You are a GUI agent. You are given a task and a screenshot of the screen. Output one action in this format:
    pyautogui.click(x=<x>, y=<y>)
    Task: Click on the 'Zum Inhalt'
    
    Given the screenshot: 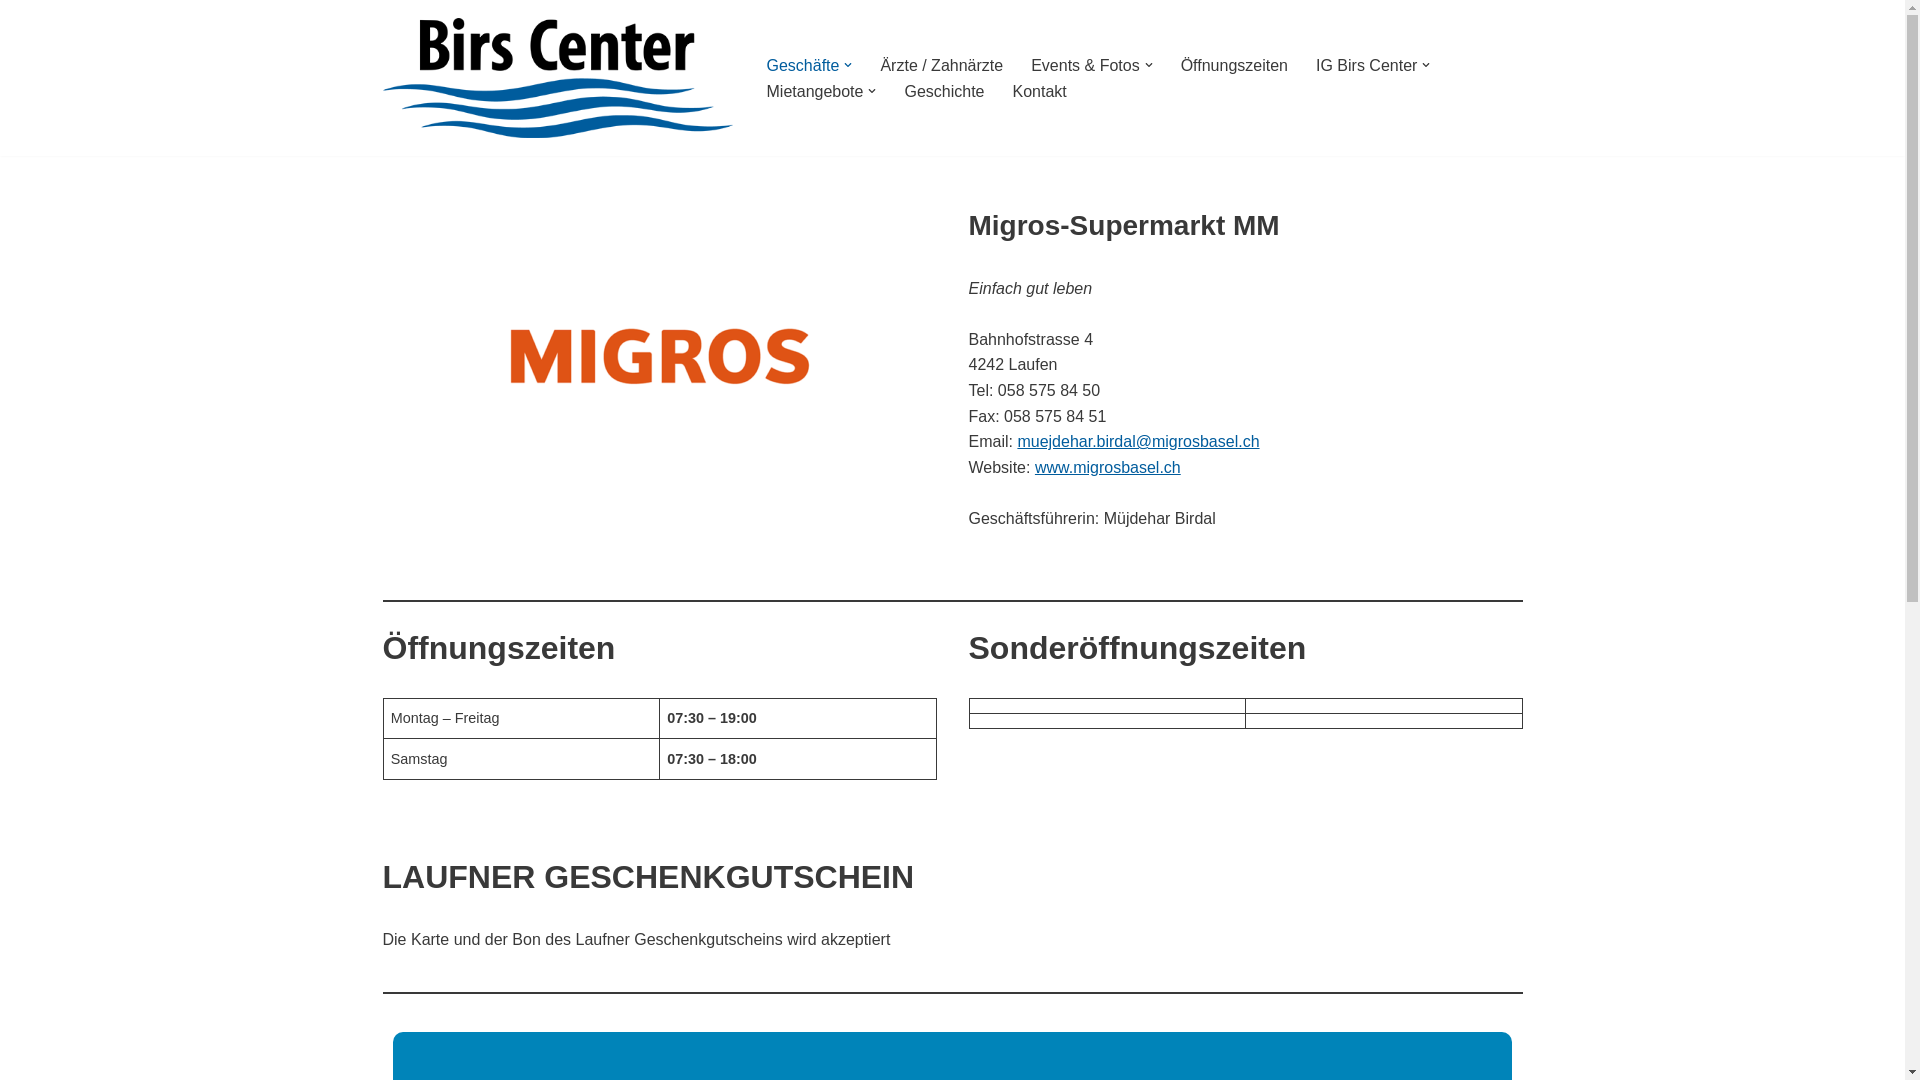 What is the action you would take?
    pyautogui.click(x=14, y=42)
    